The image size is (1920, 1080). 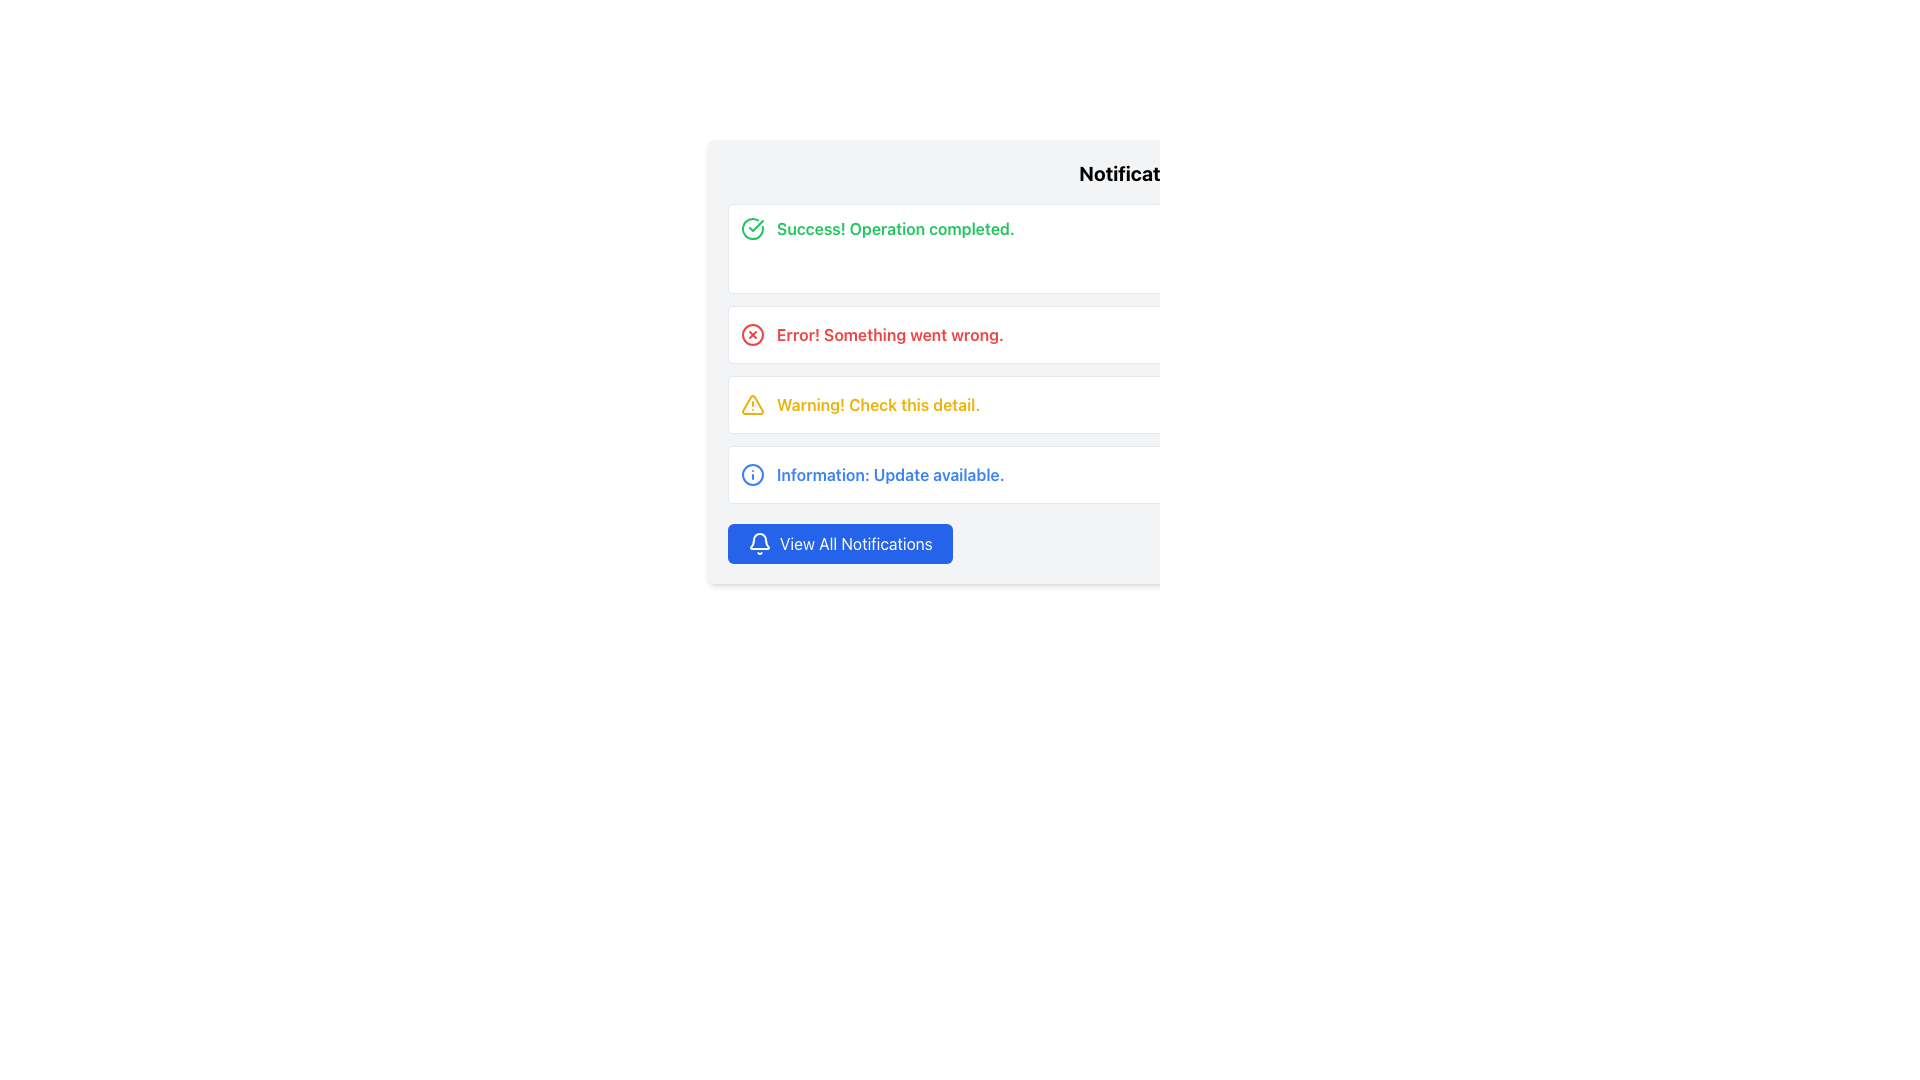 What do you see at coordinates (758, 543) in the screenshot?
I see `the bell icon, which is a white icon on a blue circular background, located to the left of the 'View All Notifications' label in the notification panel` at bounding box center [758, 543].